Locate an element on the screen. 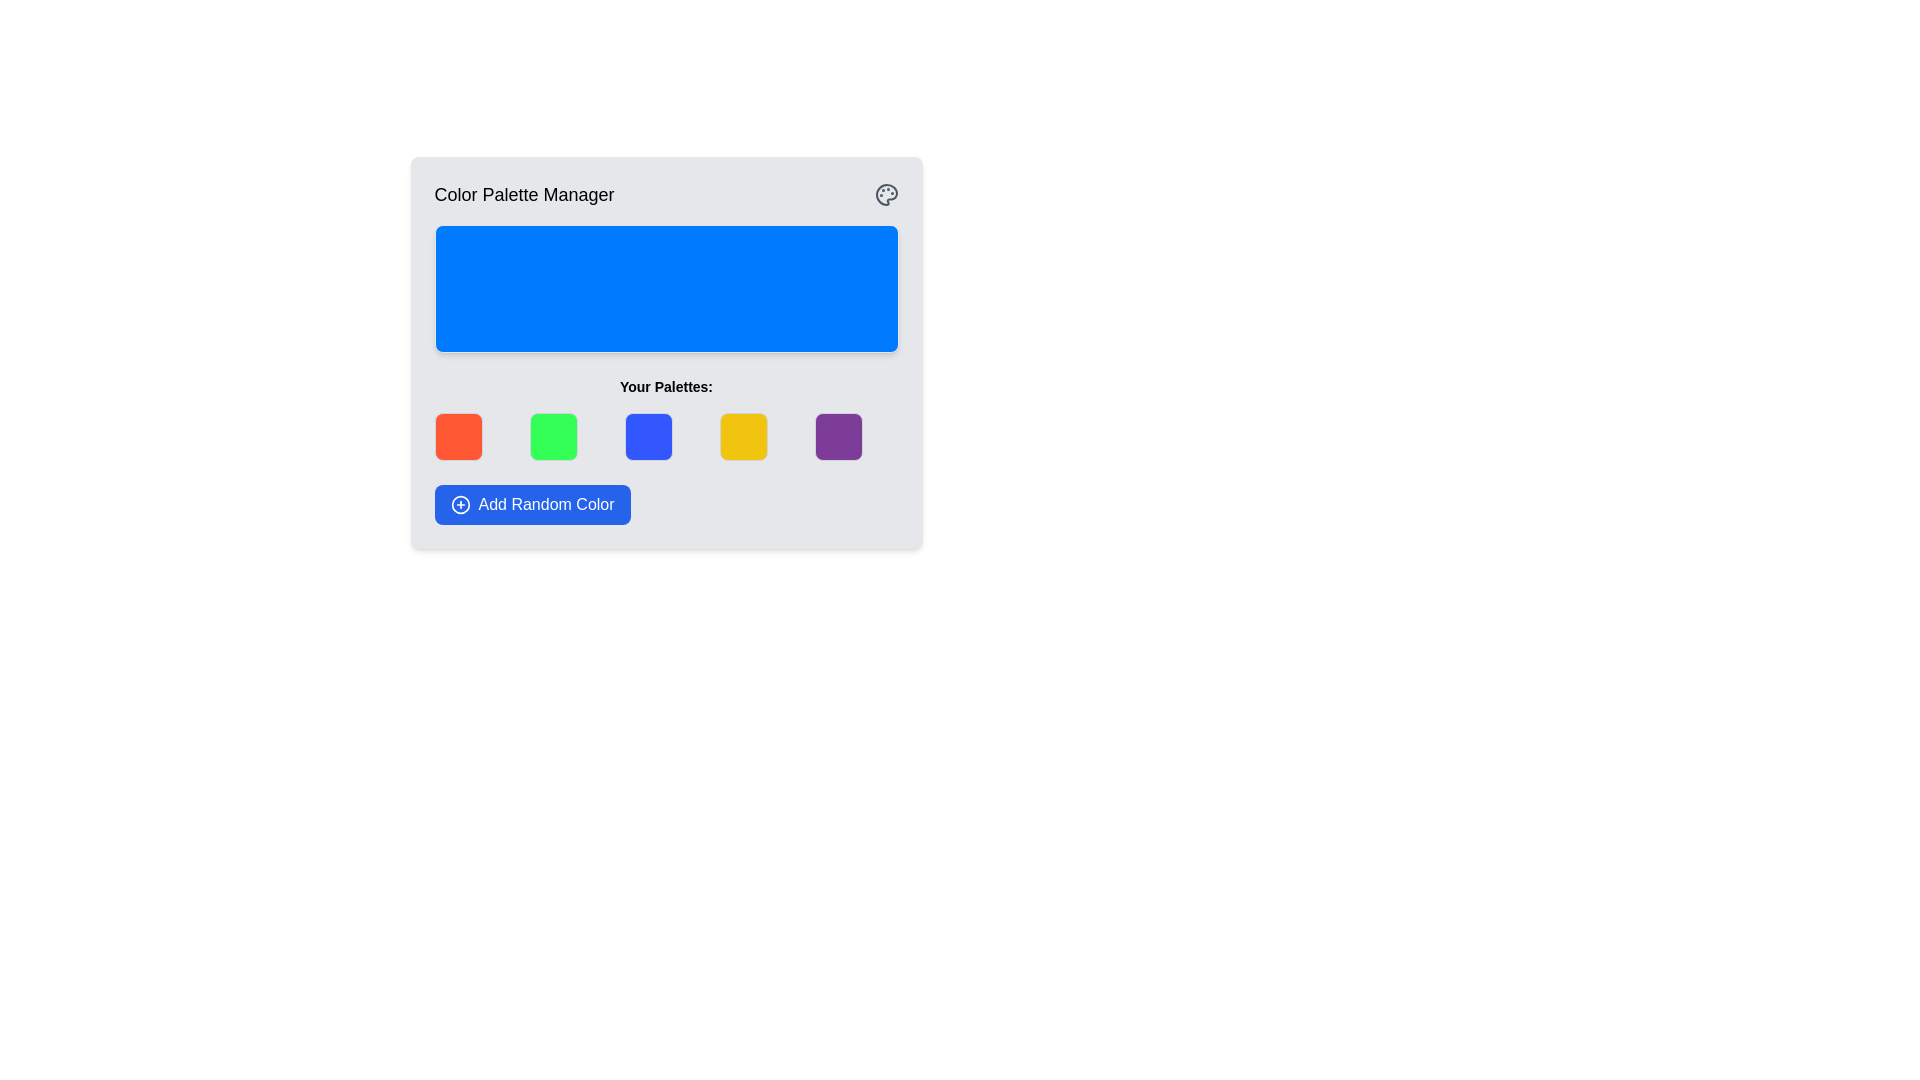 The width and height of the screenshot is (1920, 1080). the main body of the painter's palette icon located at the top right corner of the 'Color Palette Manager' widget is located at coordinates (885, 195).